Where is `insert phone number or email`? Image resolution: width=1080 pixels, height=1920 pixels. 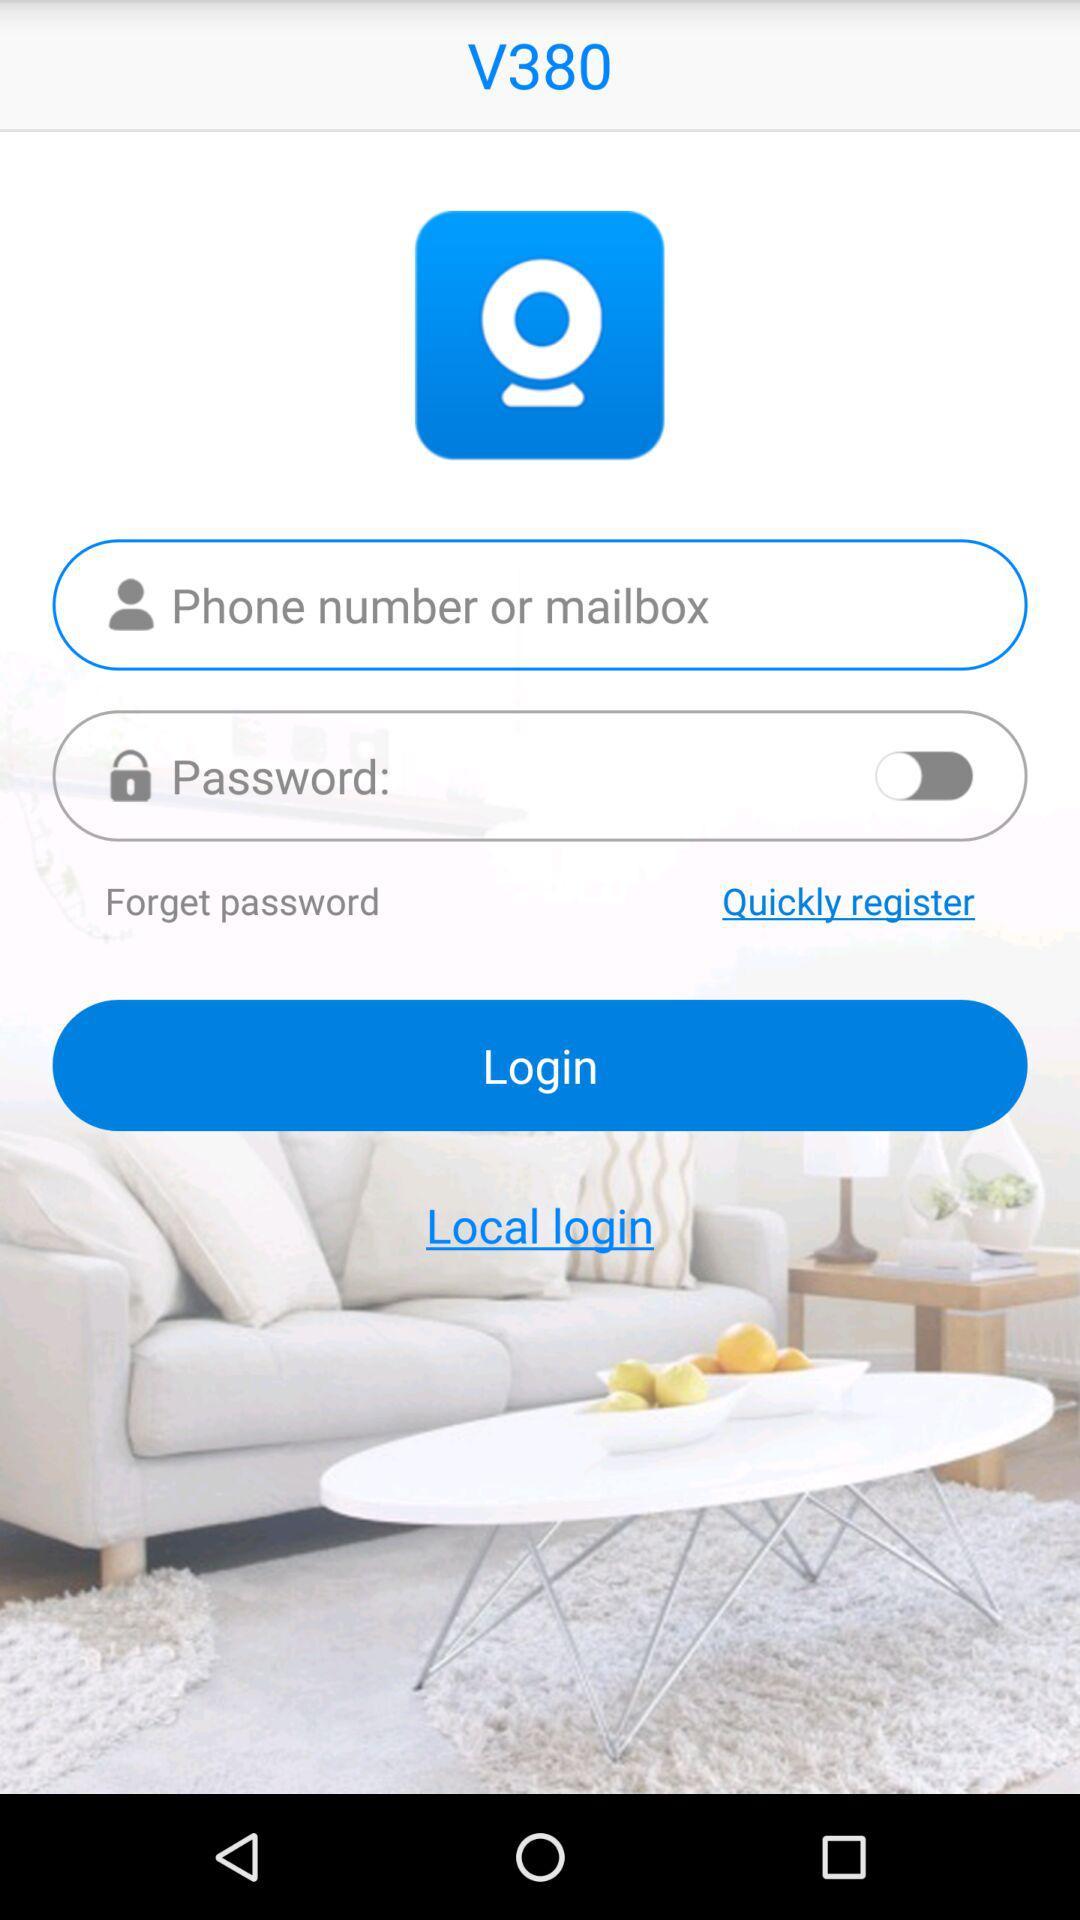
insert phone number or email is located at coordinates (540, 603).